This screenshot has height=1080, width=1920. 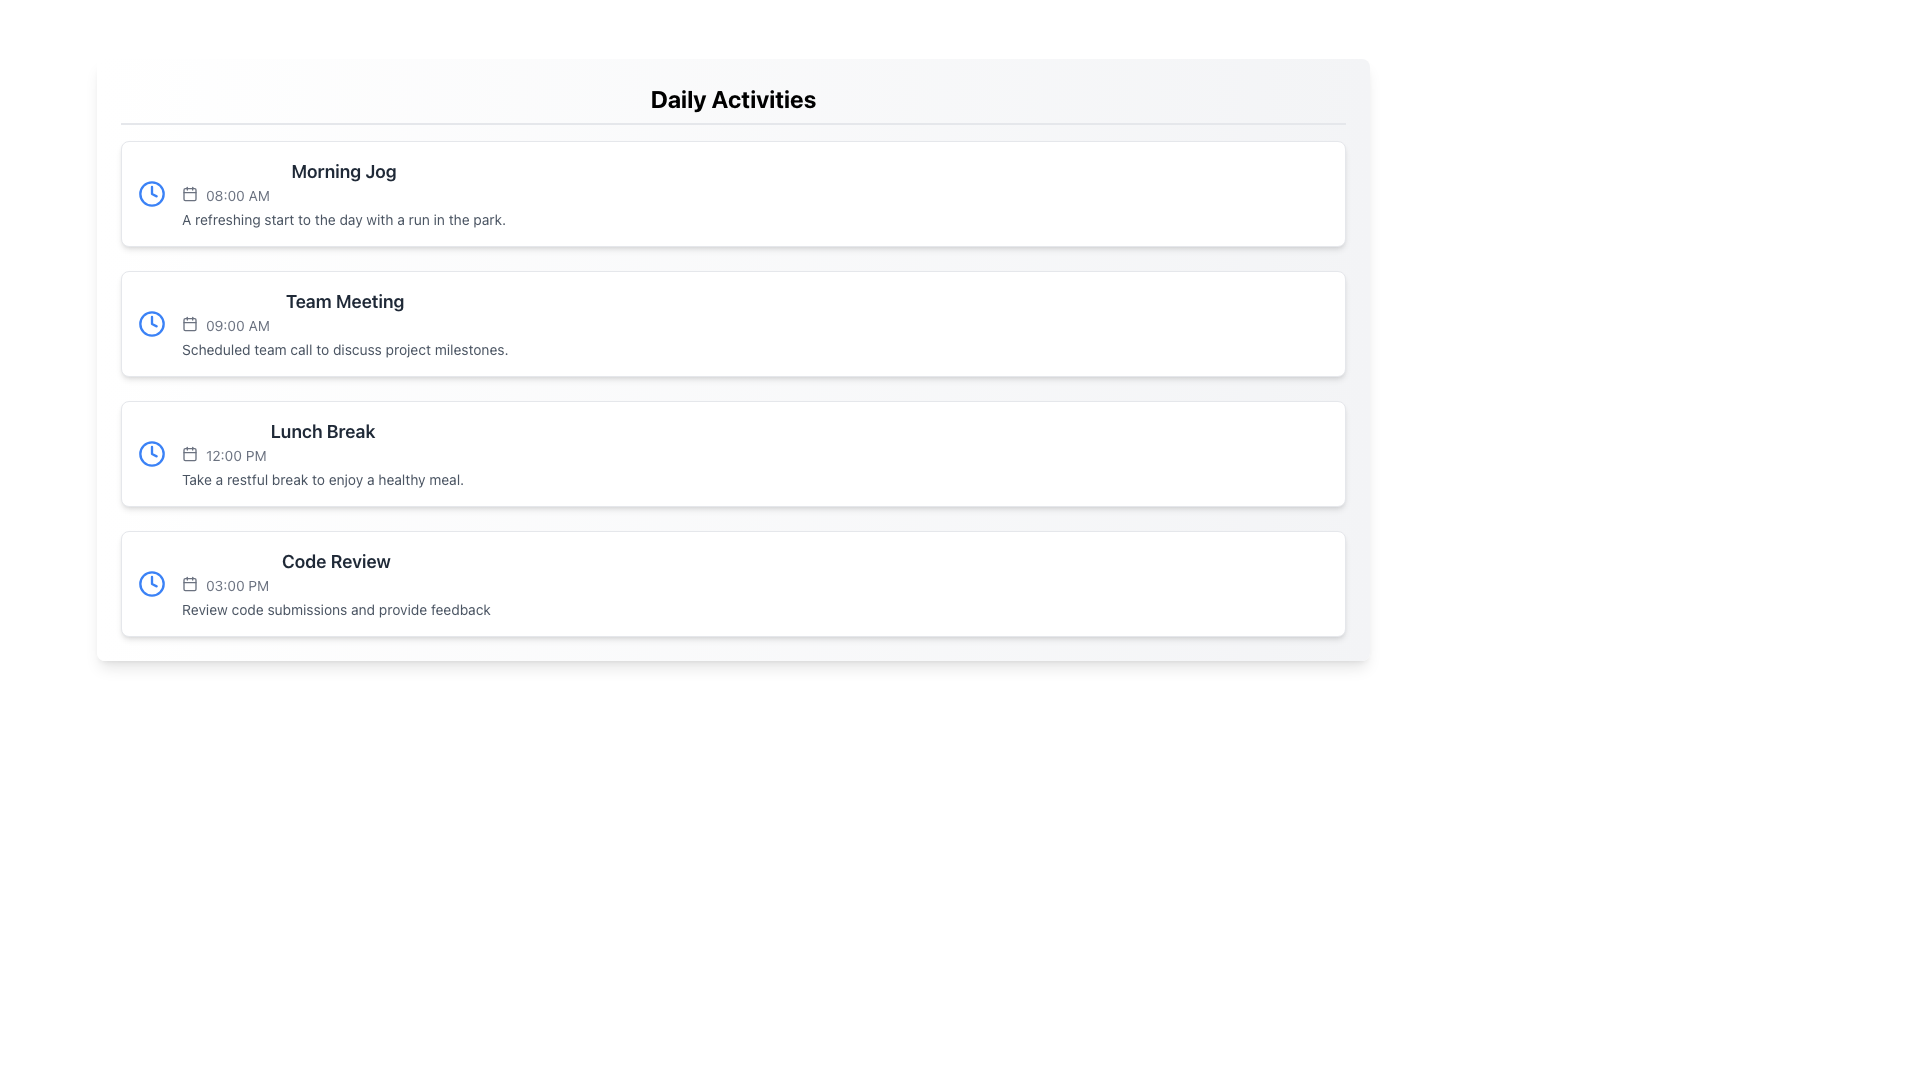 What do you see at coordinates (153, 191) in the screenshot?
I see `the SVG polyline component that visually indicates time for the 'Morning Jog' task in the day planner` at bounding box center [153, 191].